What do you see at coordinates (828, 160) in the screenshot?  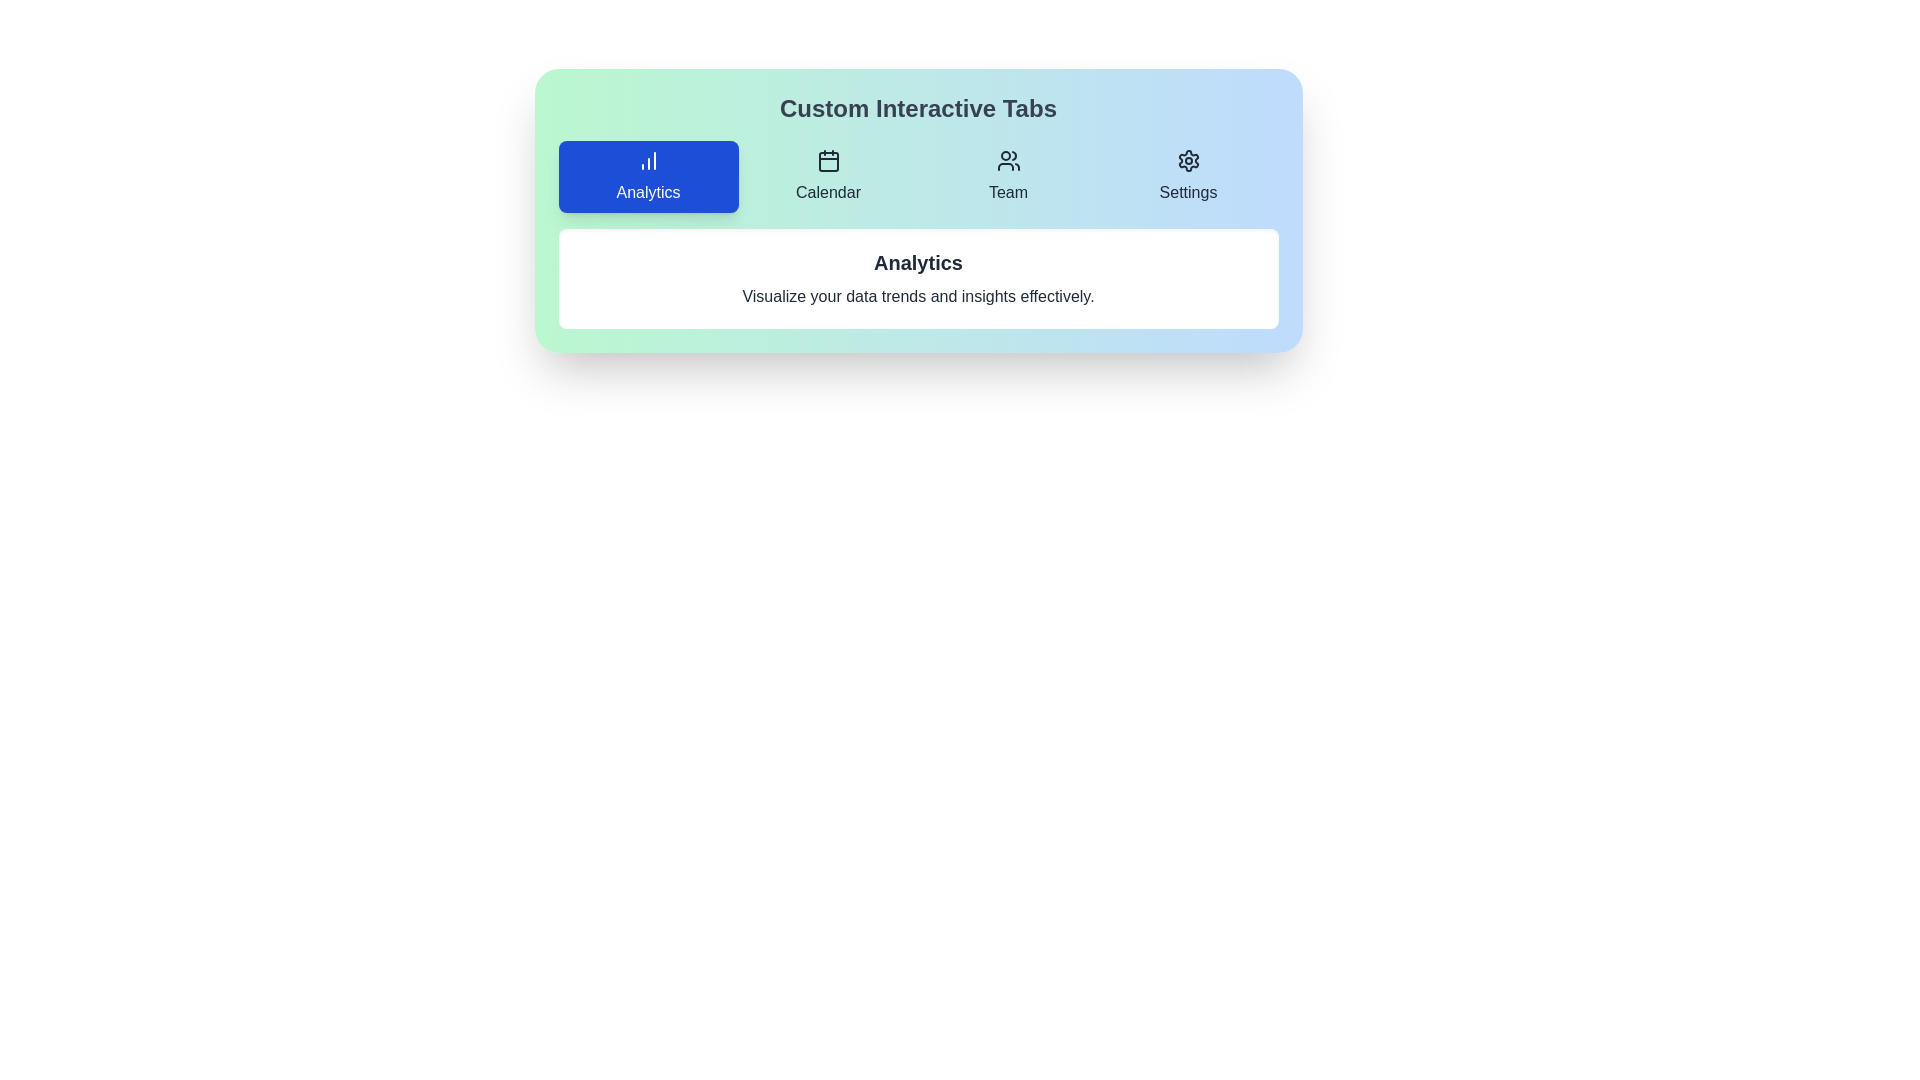 I see `the calendar icon, which is the second item in a row of icons` at bounding box center [828, 160].